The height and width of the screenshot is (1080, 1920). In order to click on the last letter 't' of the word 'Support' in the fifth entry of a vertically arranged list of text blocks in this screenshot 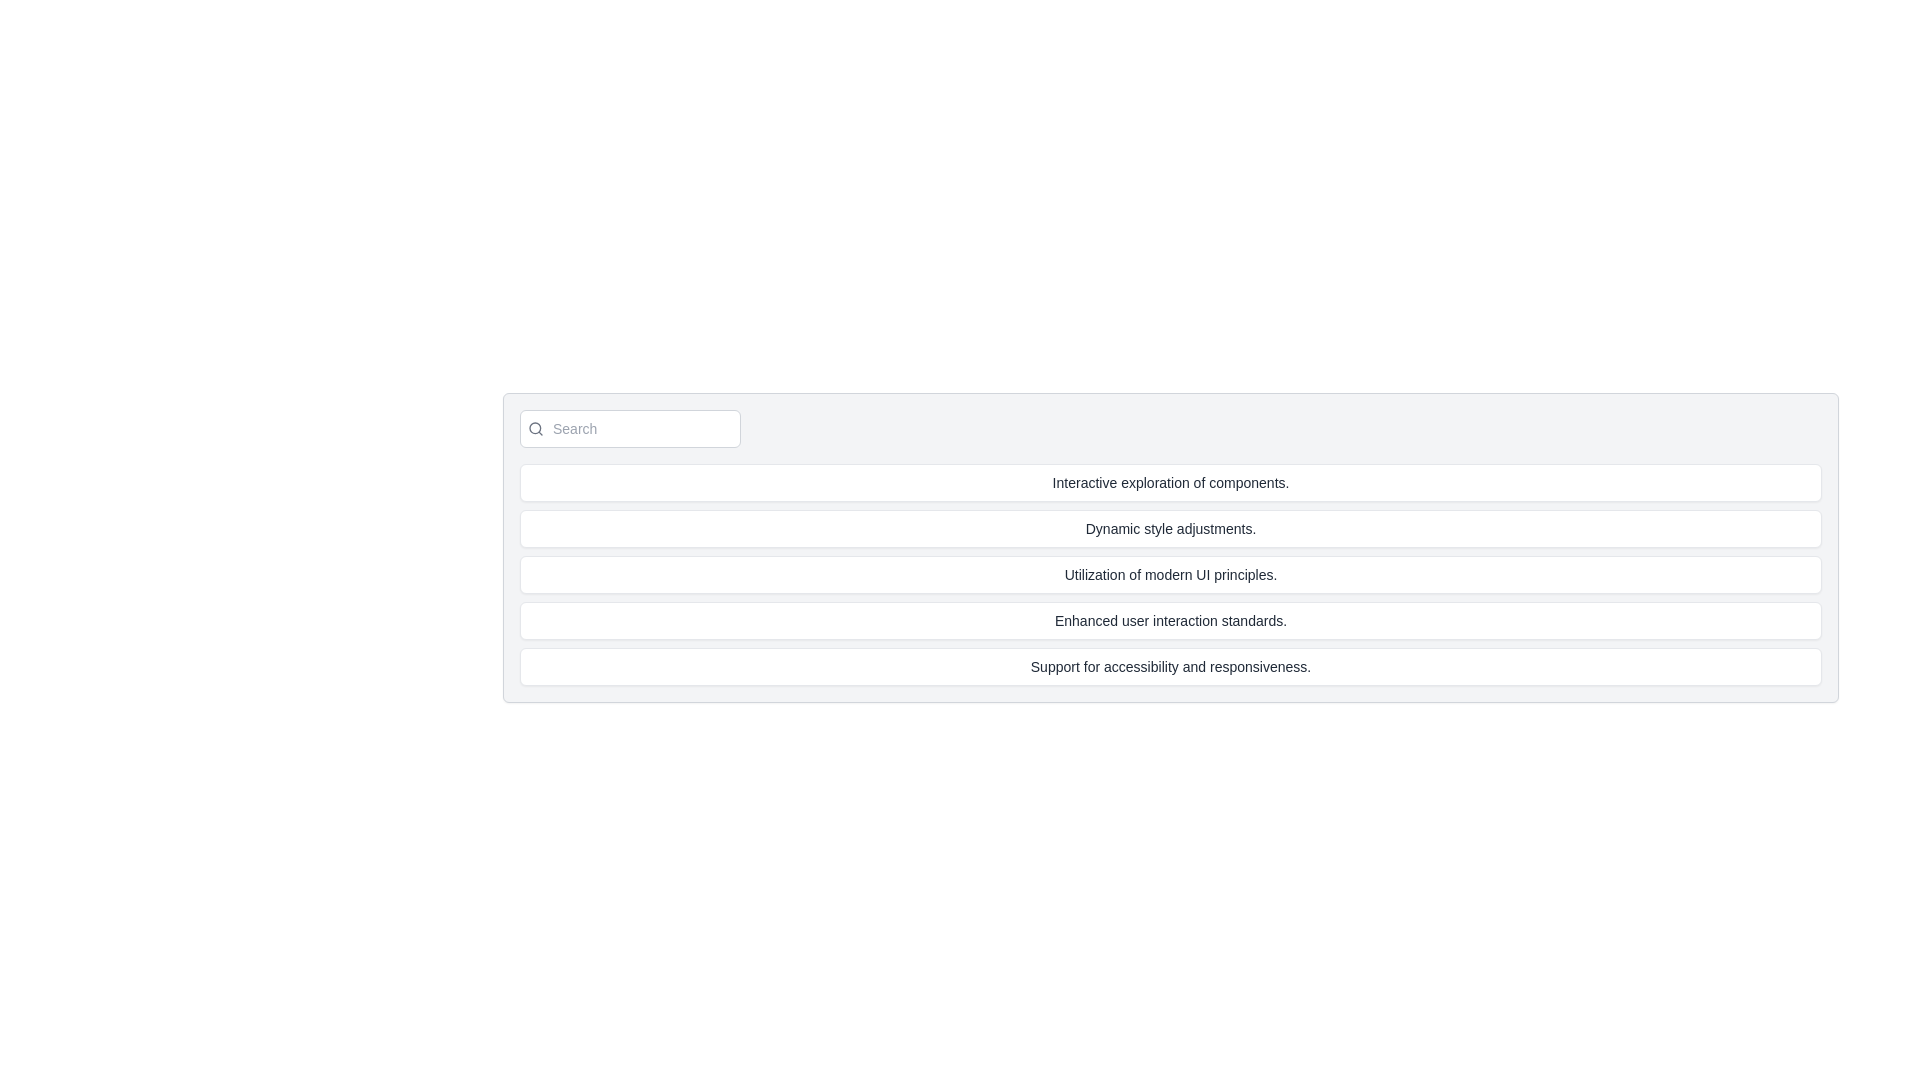, I will do `click(1076, 667)`.